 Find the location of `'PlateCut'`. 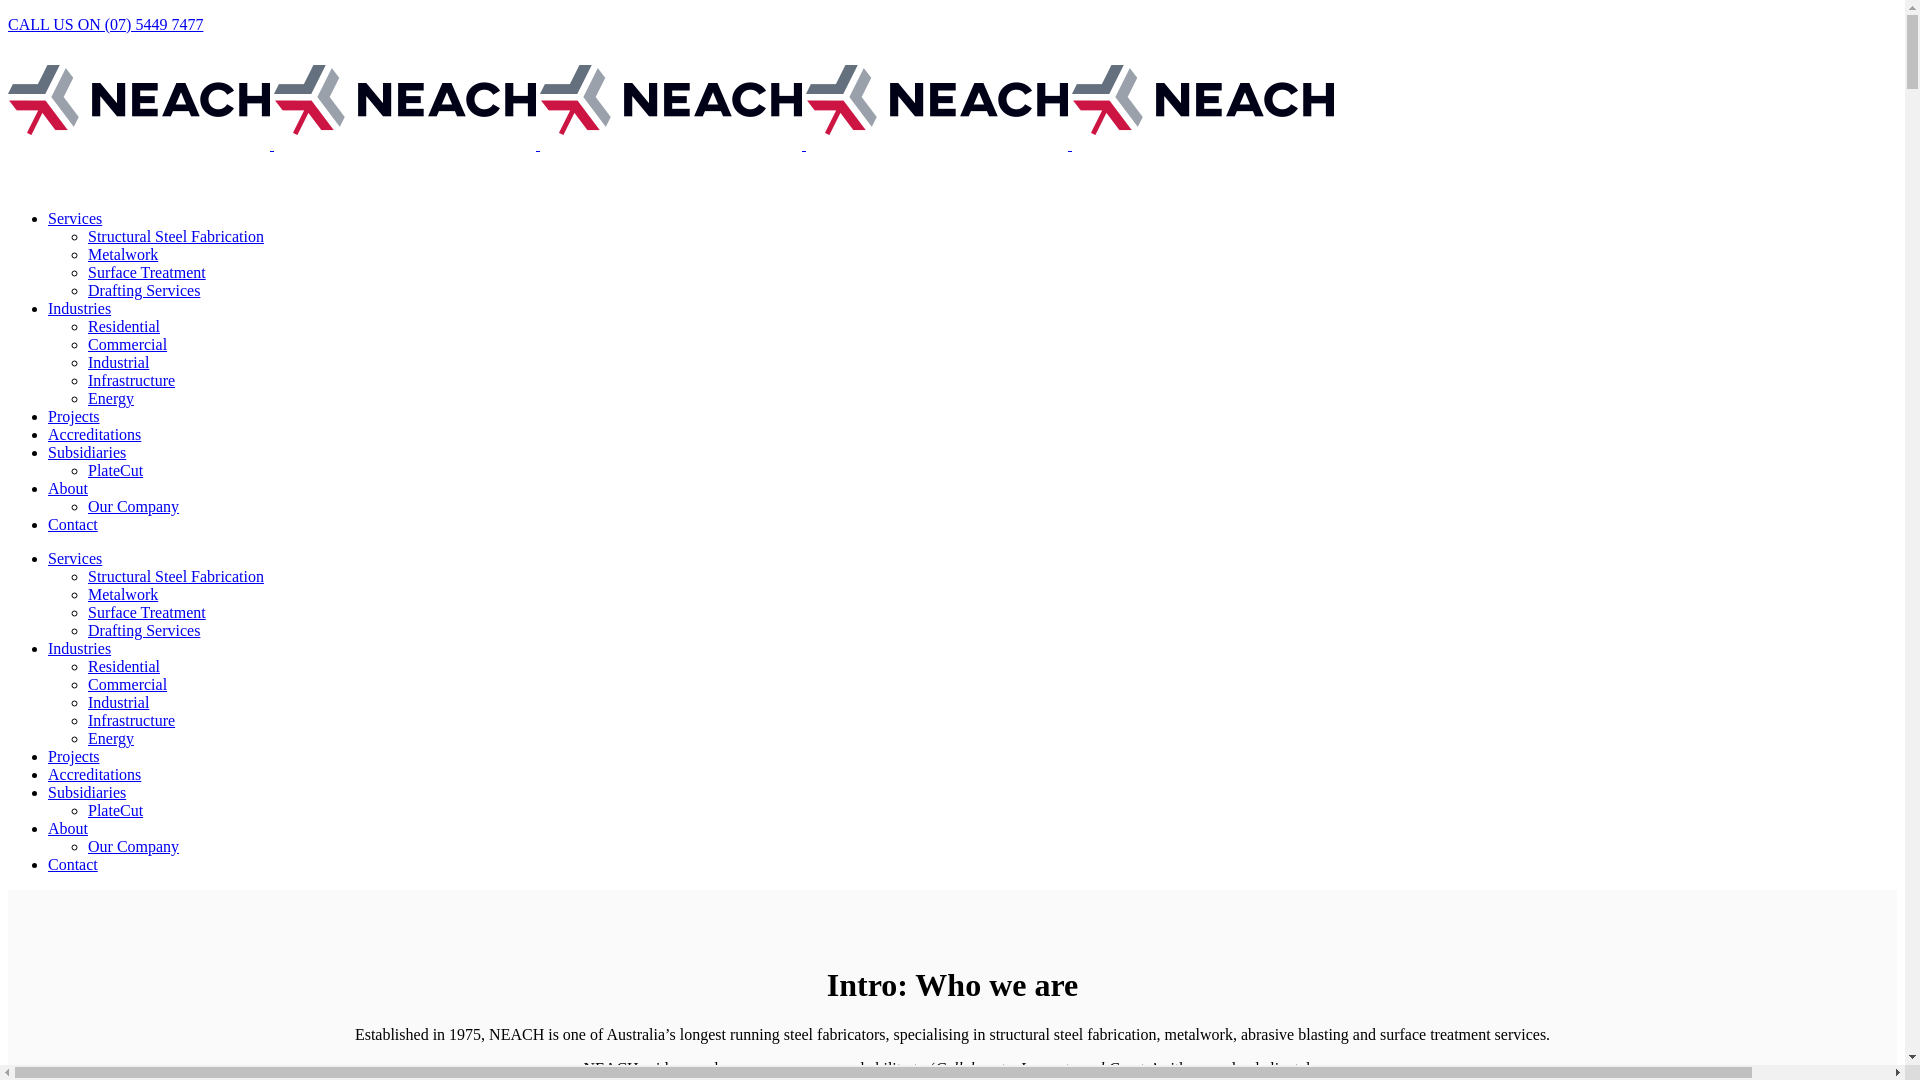

'PlateCut' is located at coordinates (114, 810).